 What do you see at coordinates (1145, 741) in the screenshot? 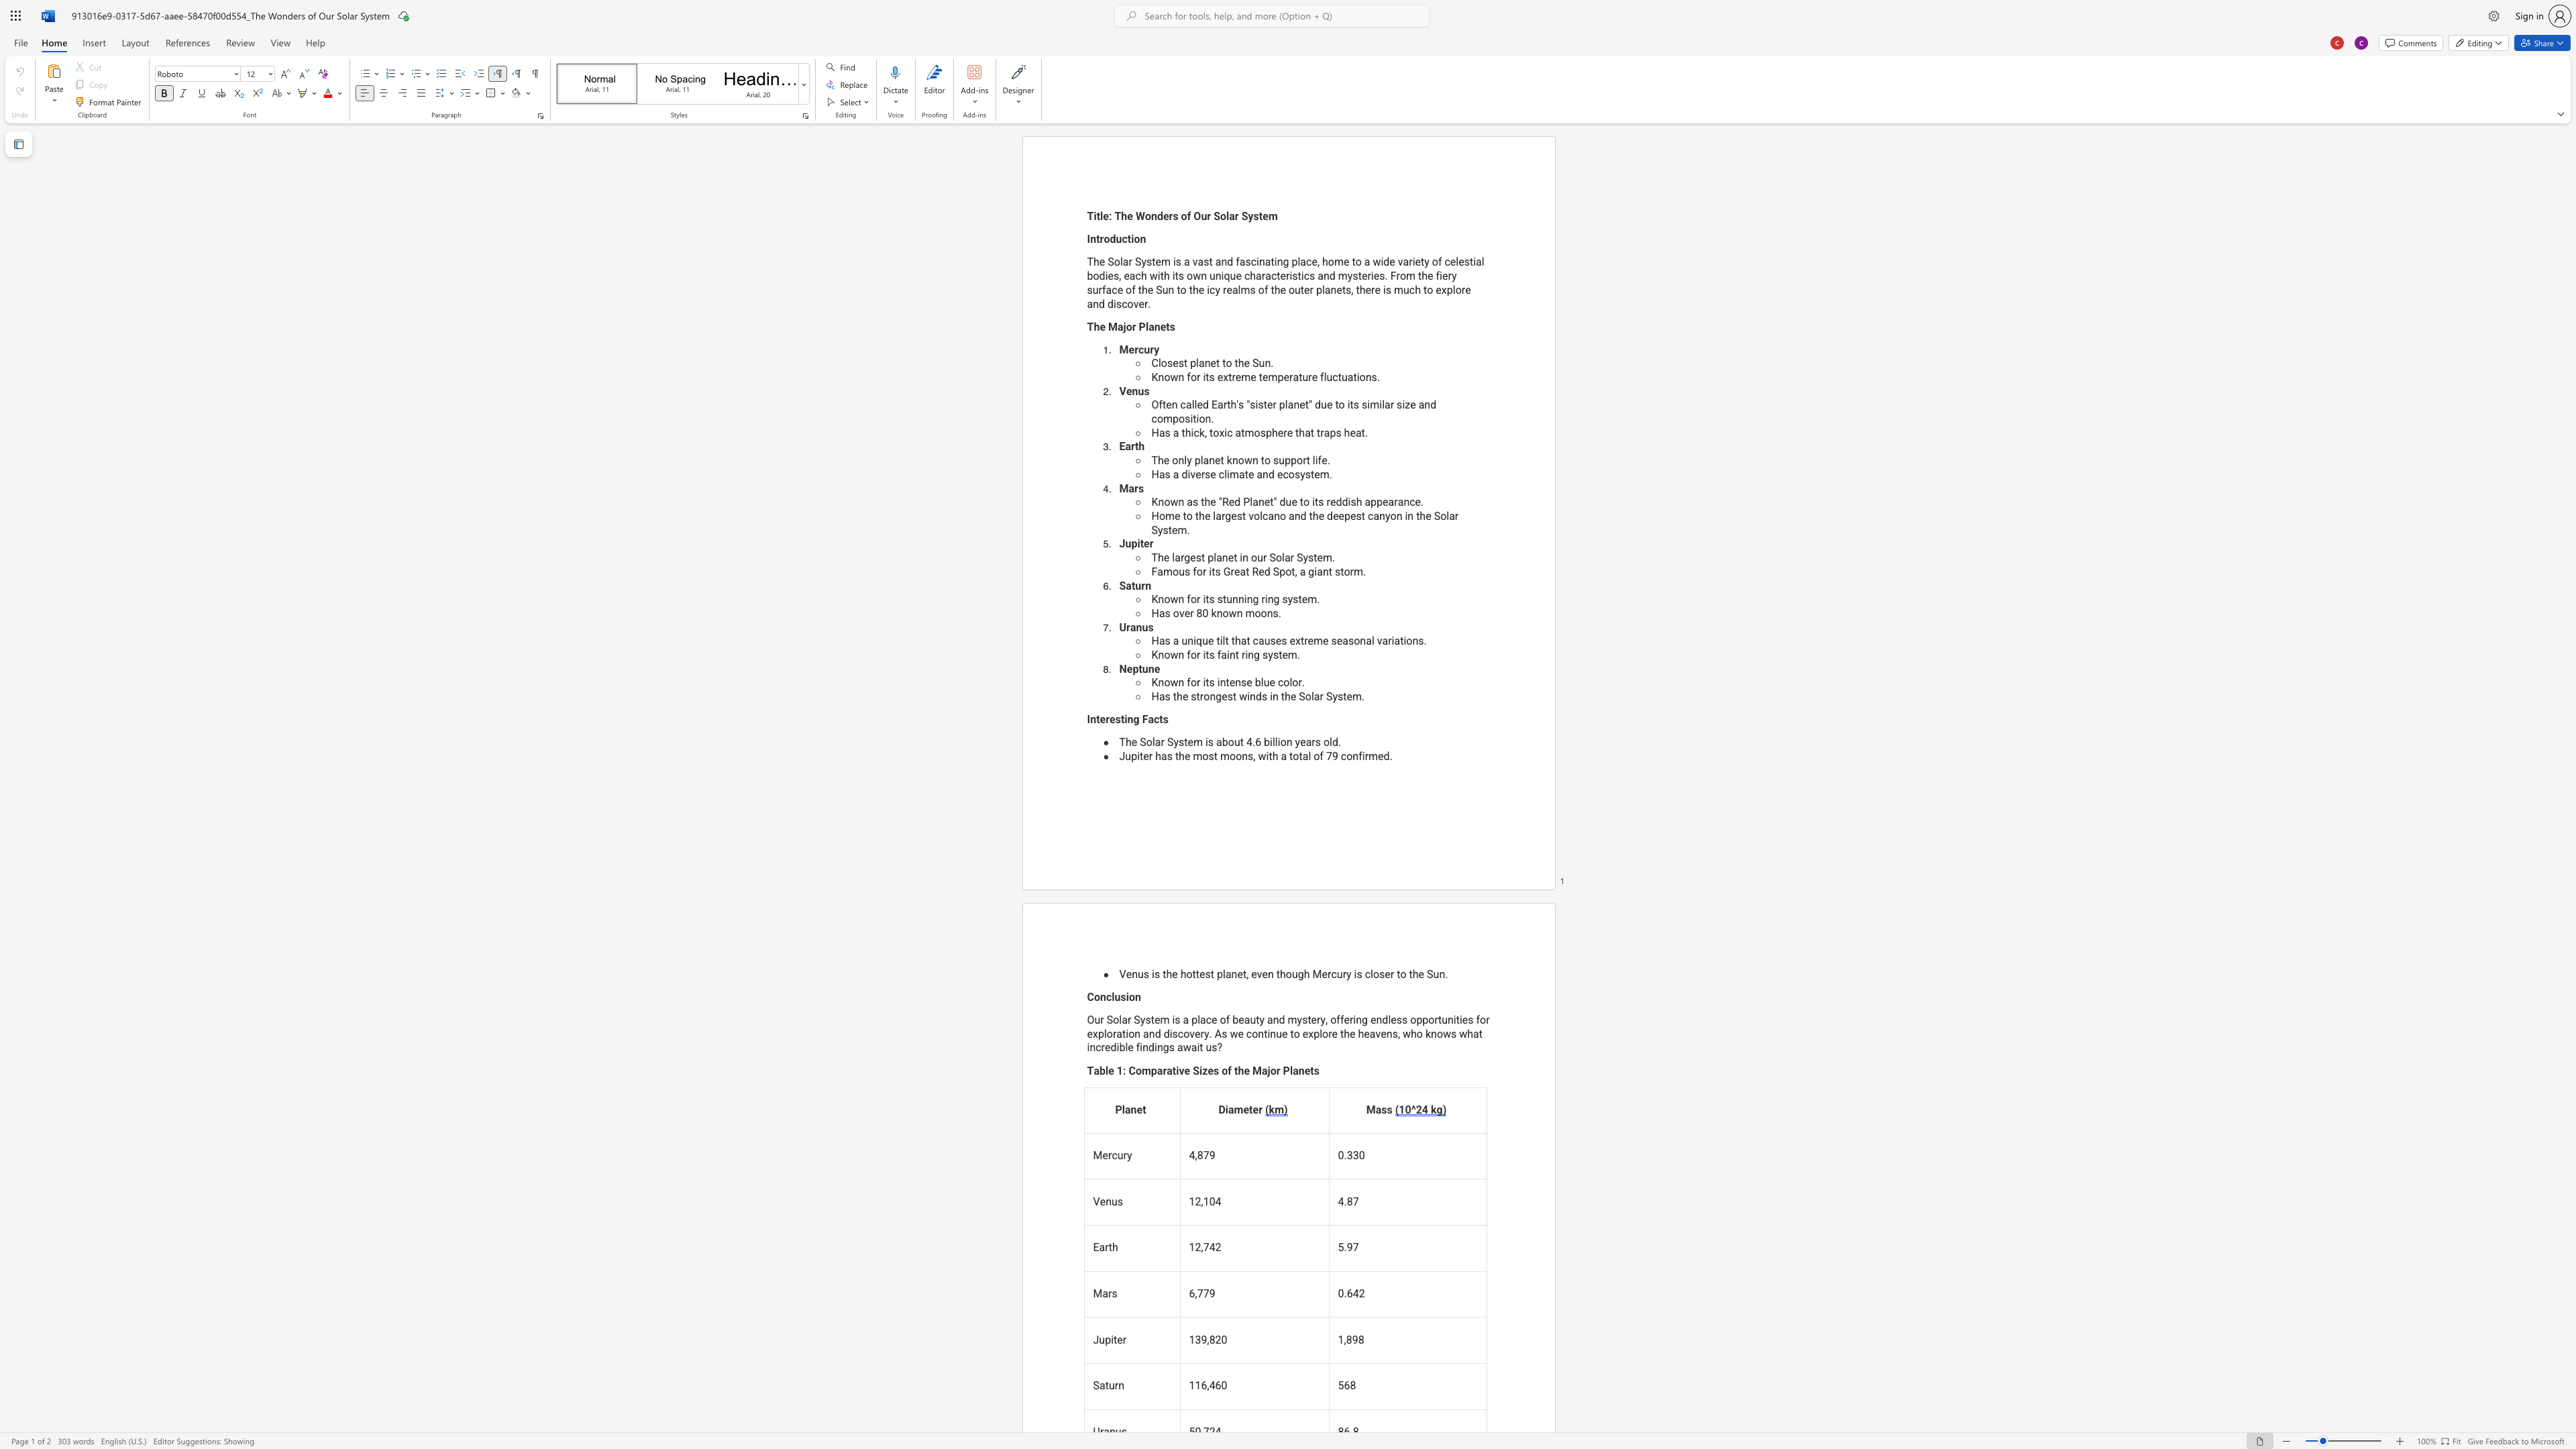
I see `the subset text "olar System is about 4.6 bi" within the text "The Solar System is about 4.6 billion years old."` at bounding box center [1145, 741].